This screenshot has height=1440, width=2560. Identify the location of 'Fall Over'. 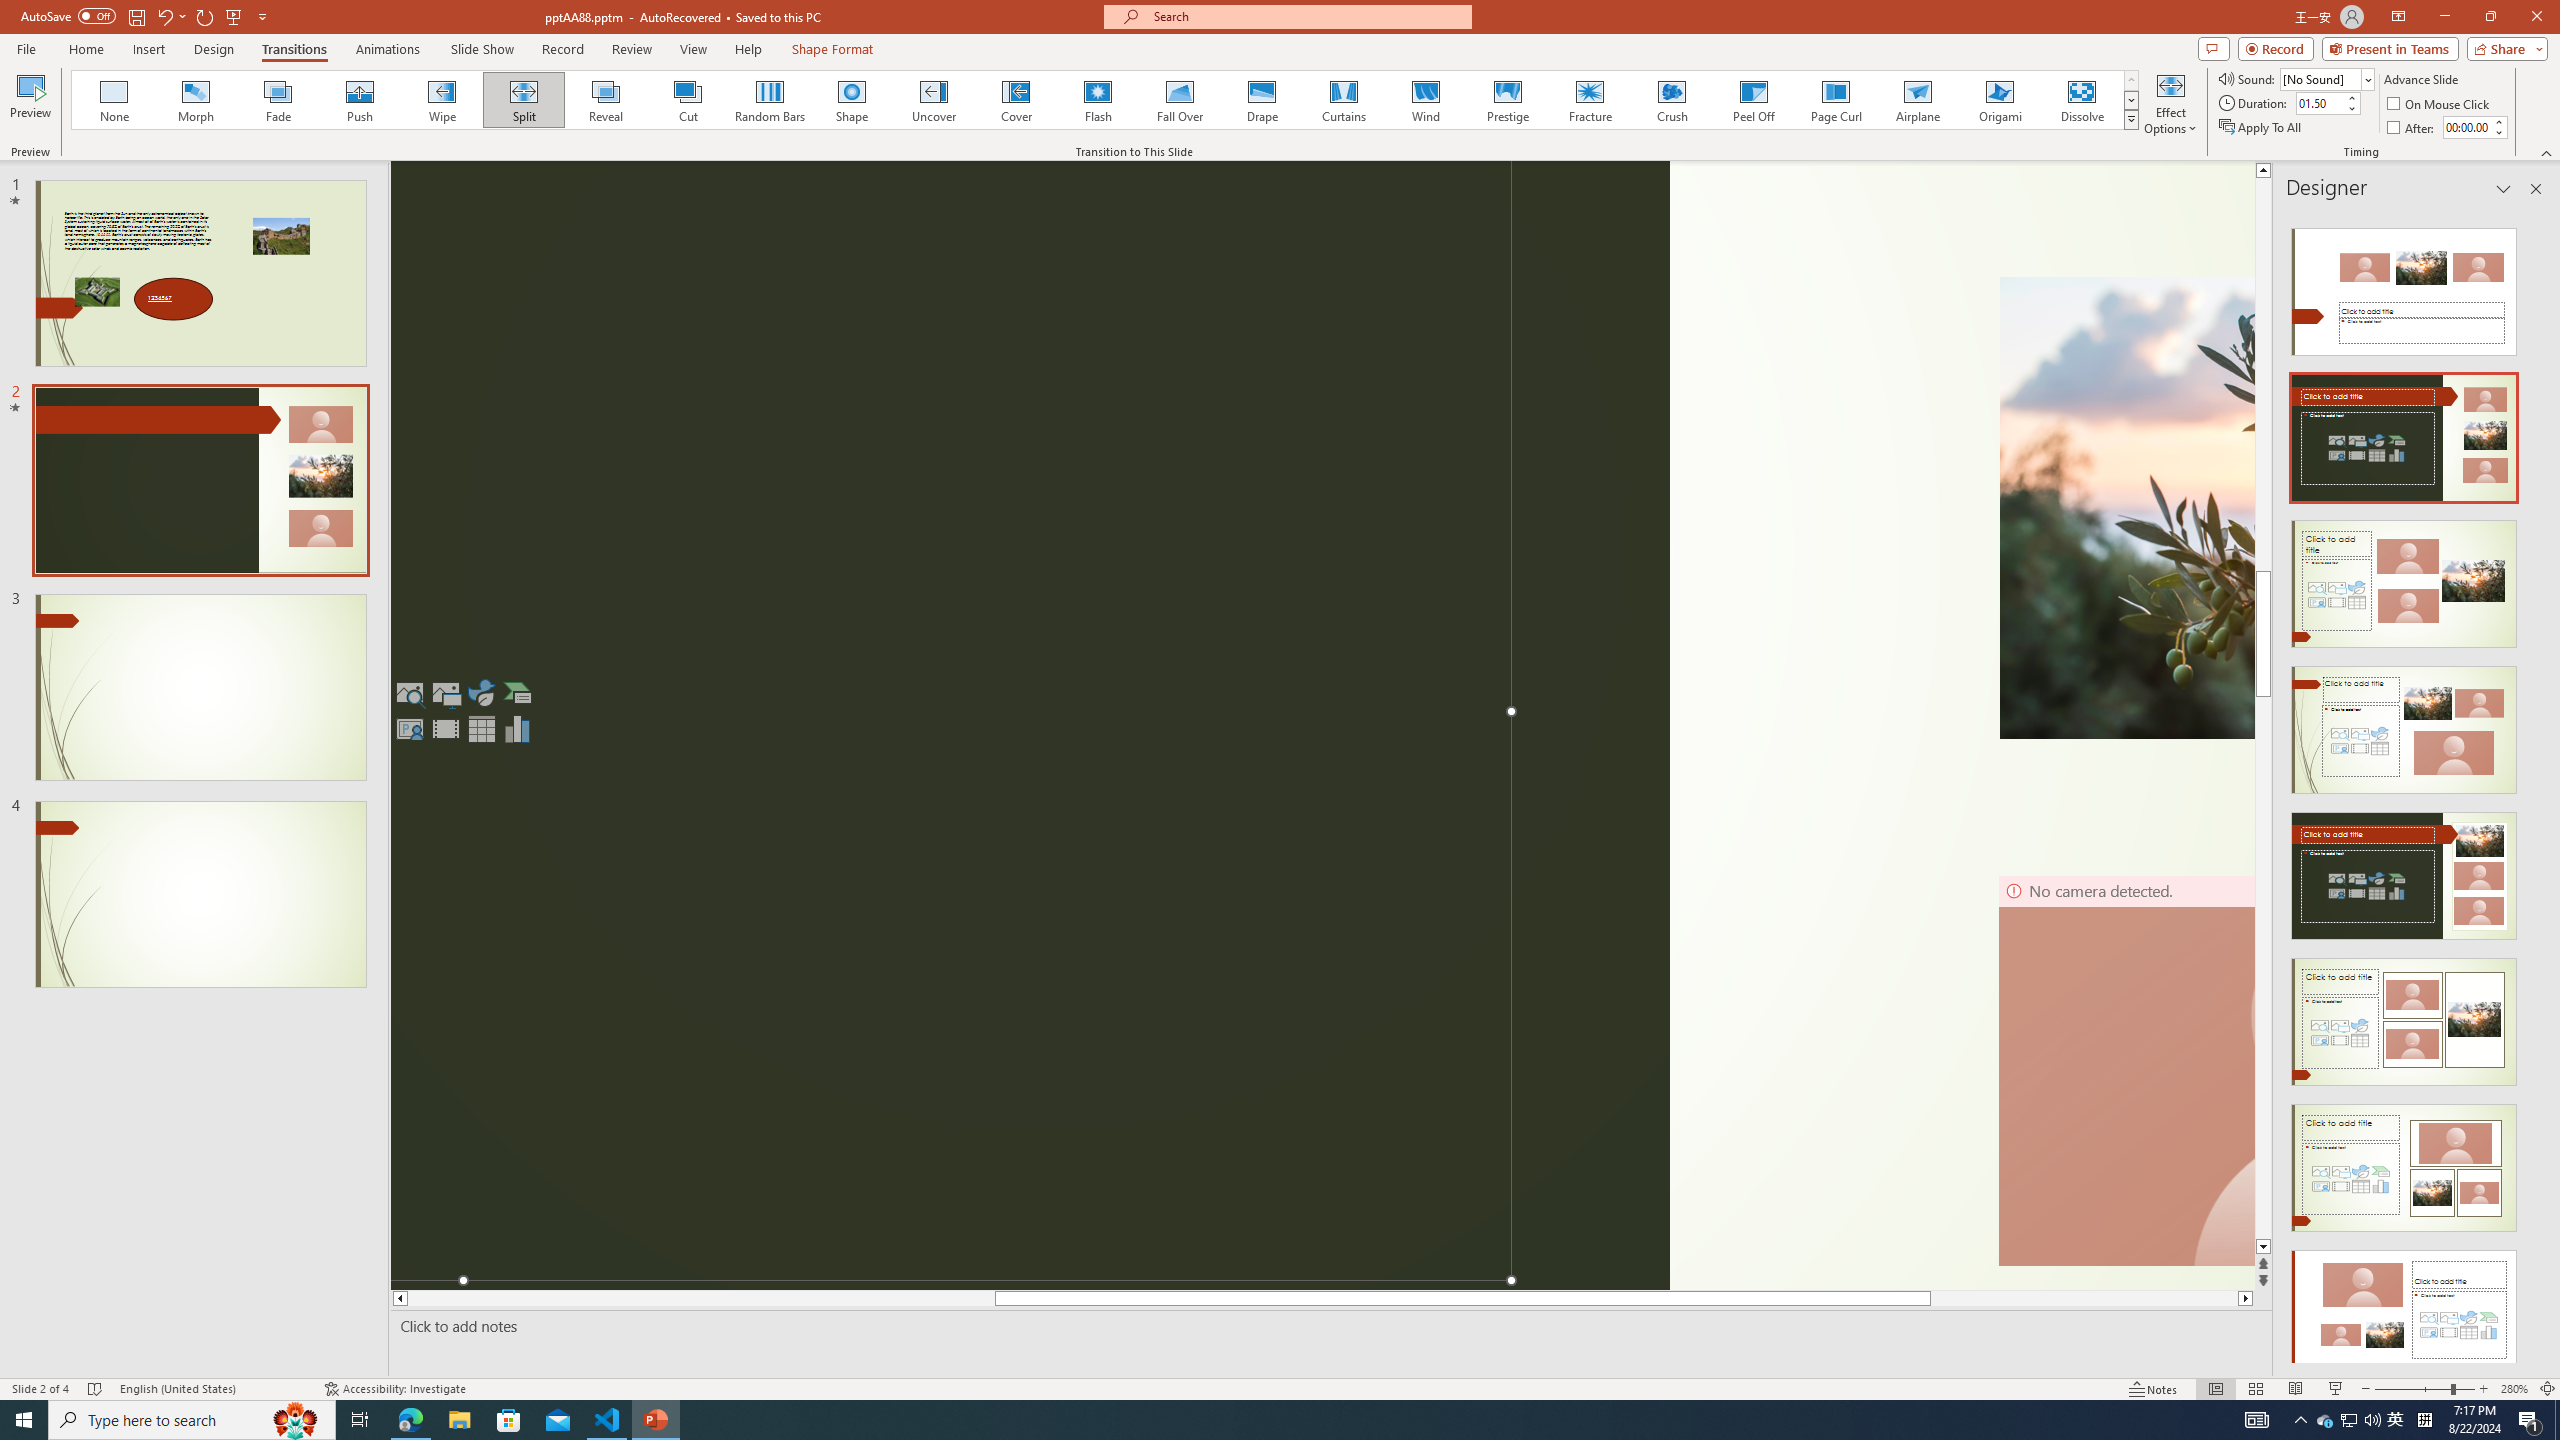
(1179, 99).